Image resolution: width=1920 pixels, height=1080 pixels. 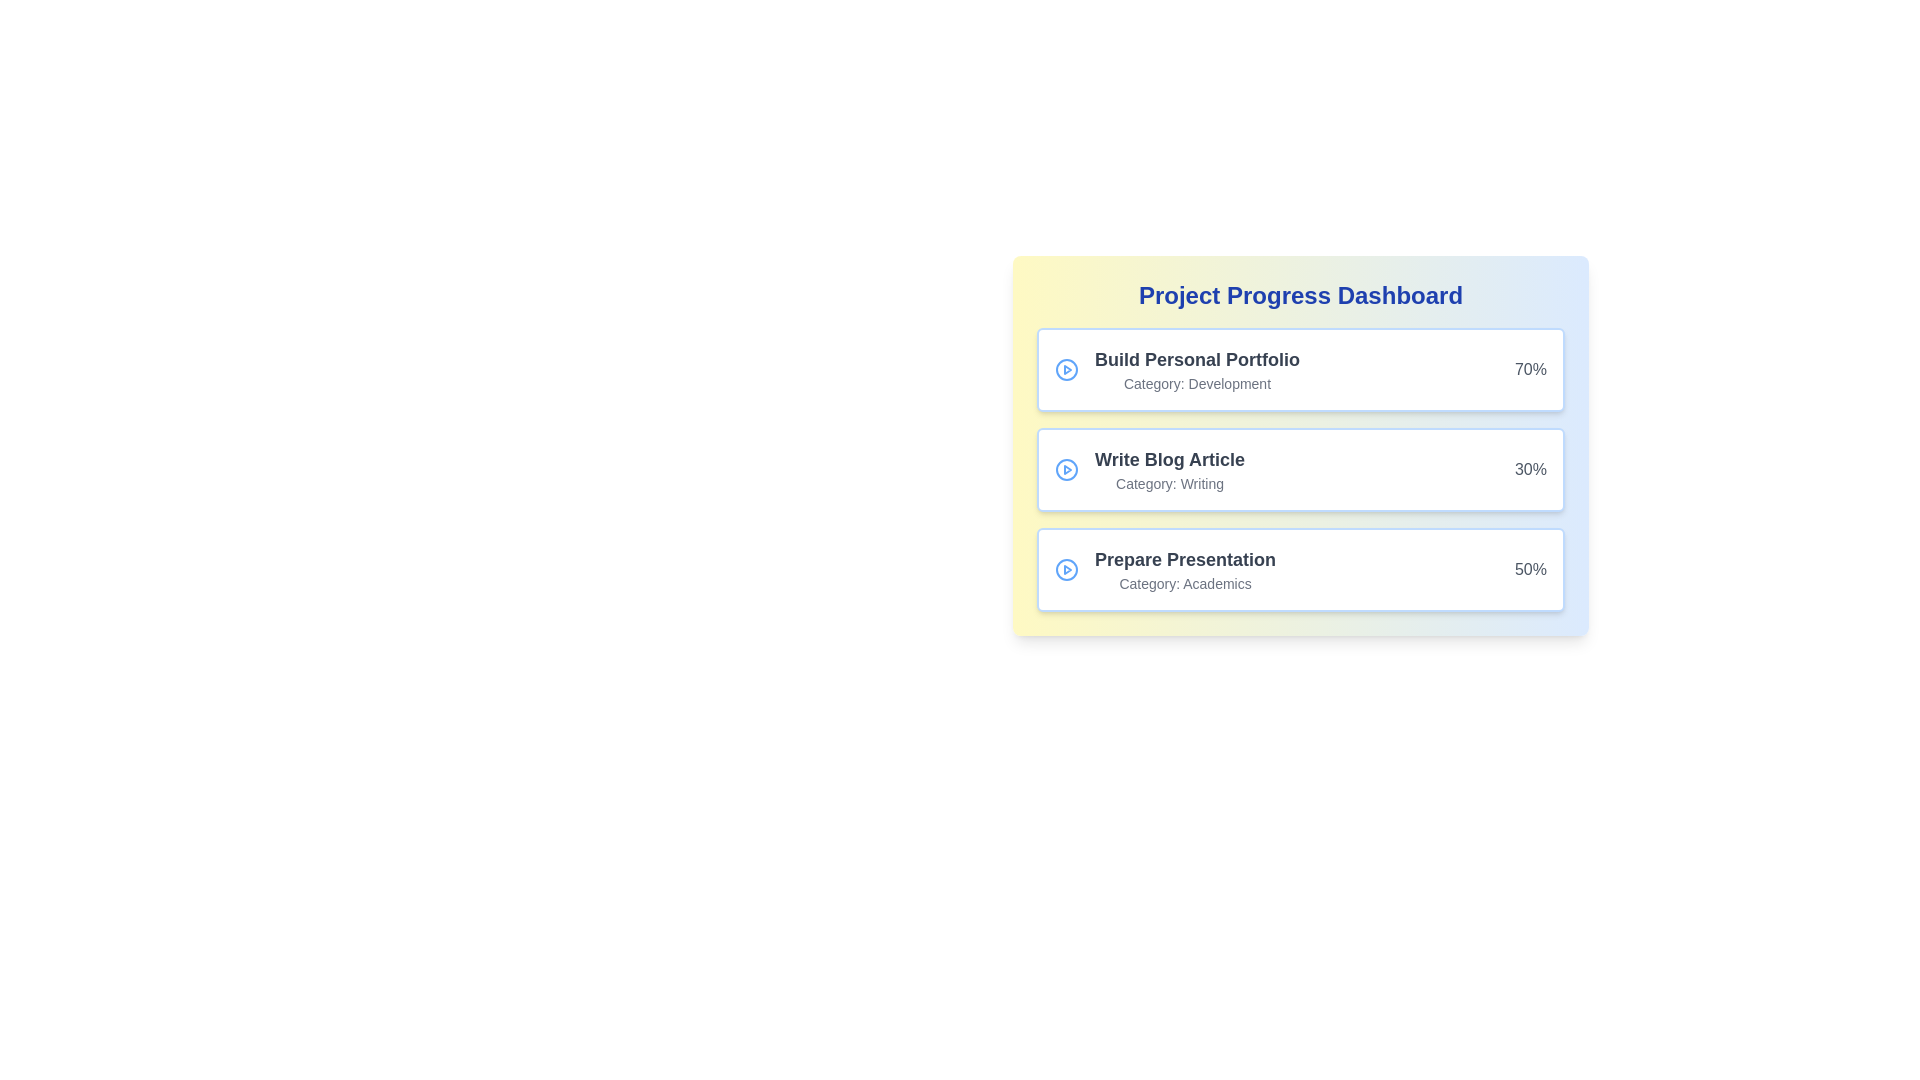 I want to click on the text label 'Build Personal Portfolio', so click(x=1197, y=370).